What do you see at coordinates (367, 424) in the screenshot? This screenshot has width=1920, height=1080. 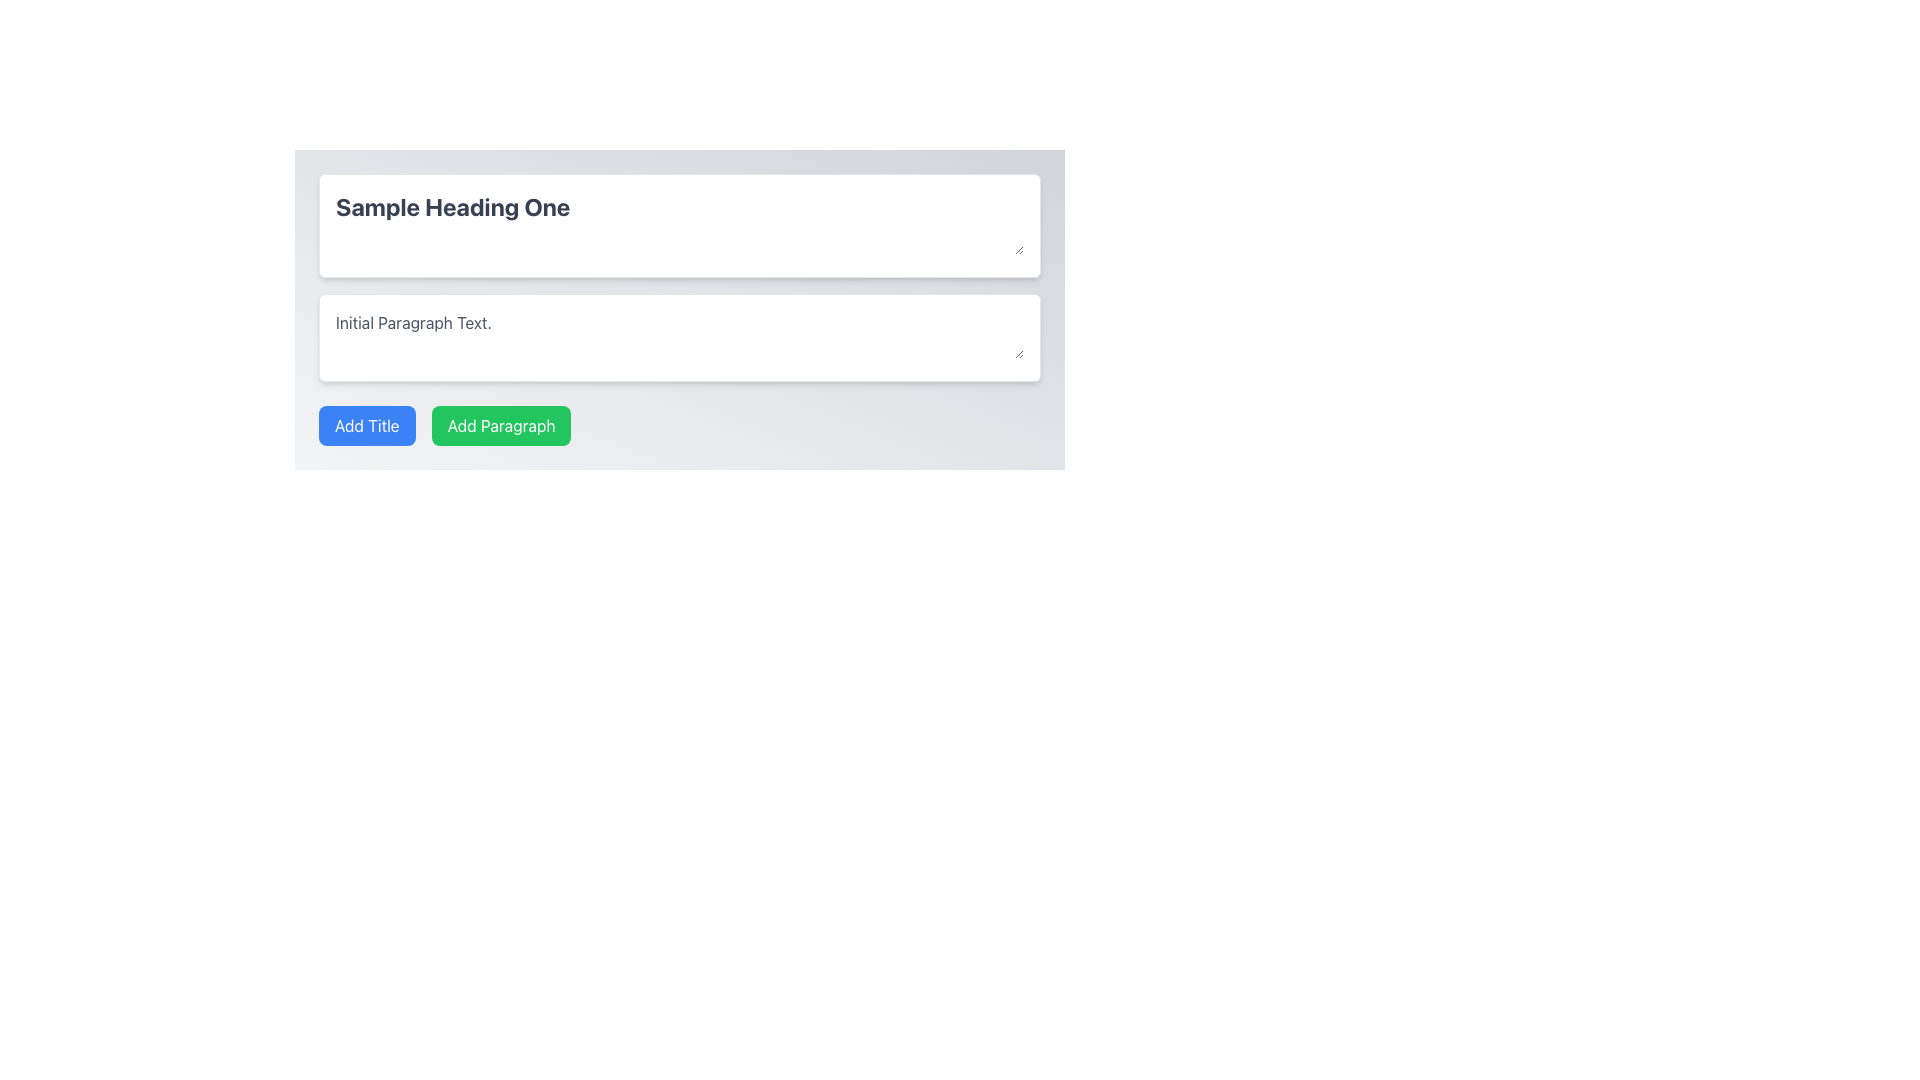 I see `the blue 'Add Title' button with white text` at bounding box center [367, 424].